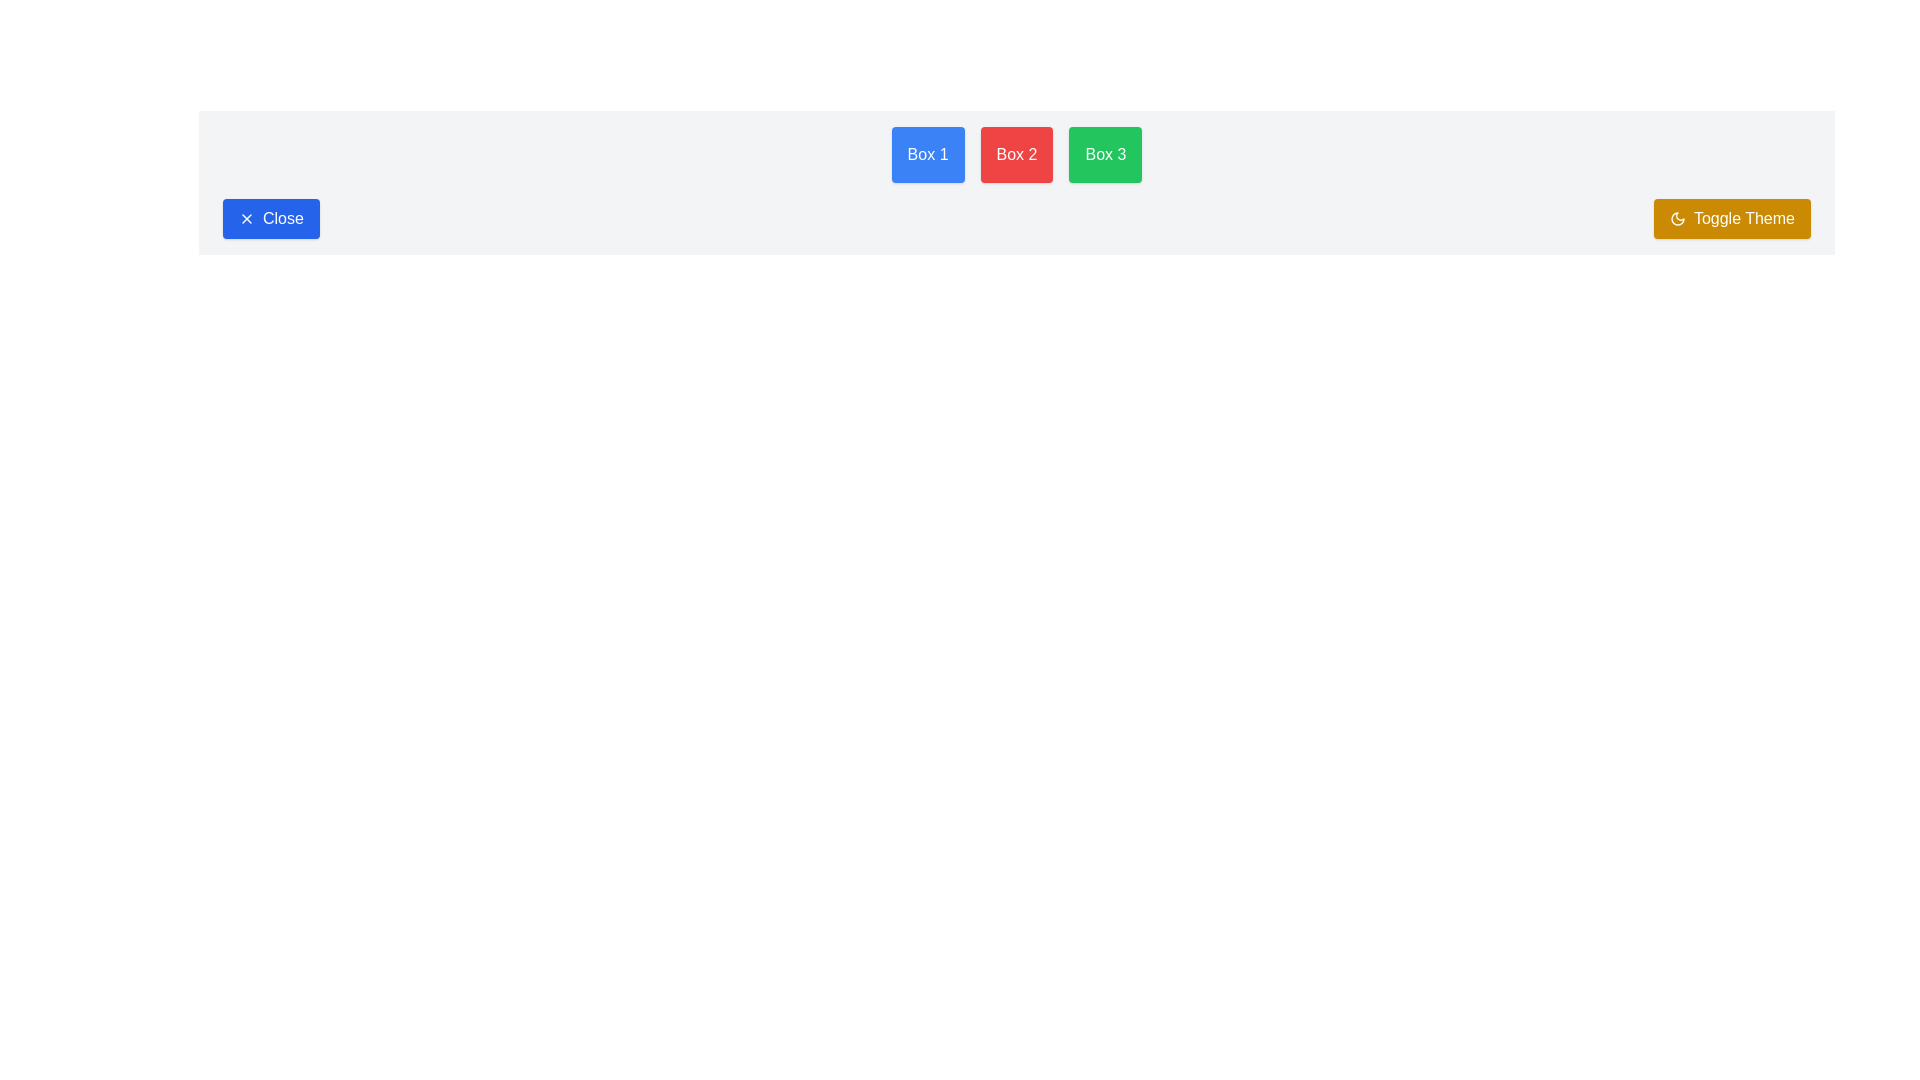 This screenshot has height=1080, width=1920. What do you see at coordinates (1677, 219) in the screenshot?
I see `the yellow 'Toggle Theme' button that contains the gold moon-shaped SVG icon positioned to its left` at bounding box center [1677, 219].